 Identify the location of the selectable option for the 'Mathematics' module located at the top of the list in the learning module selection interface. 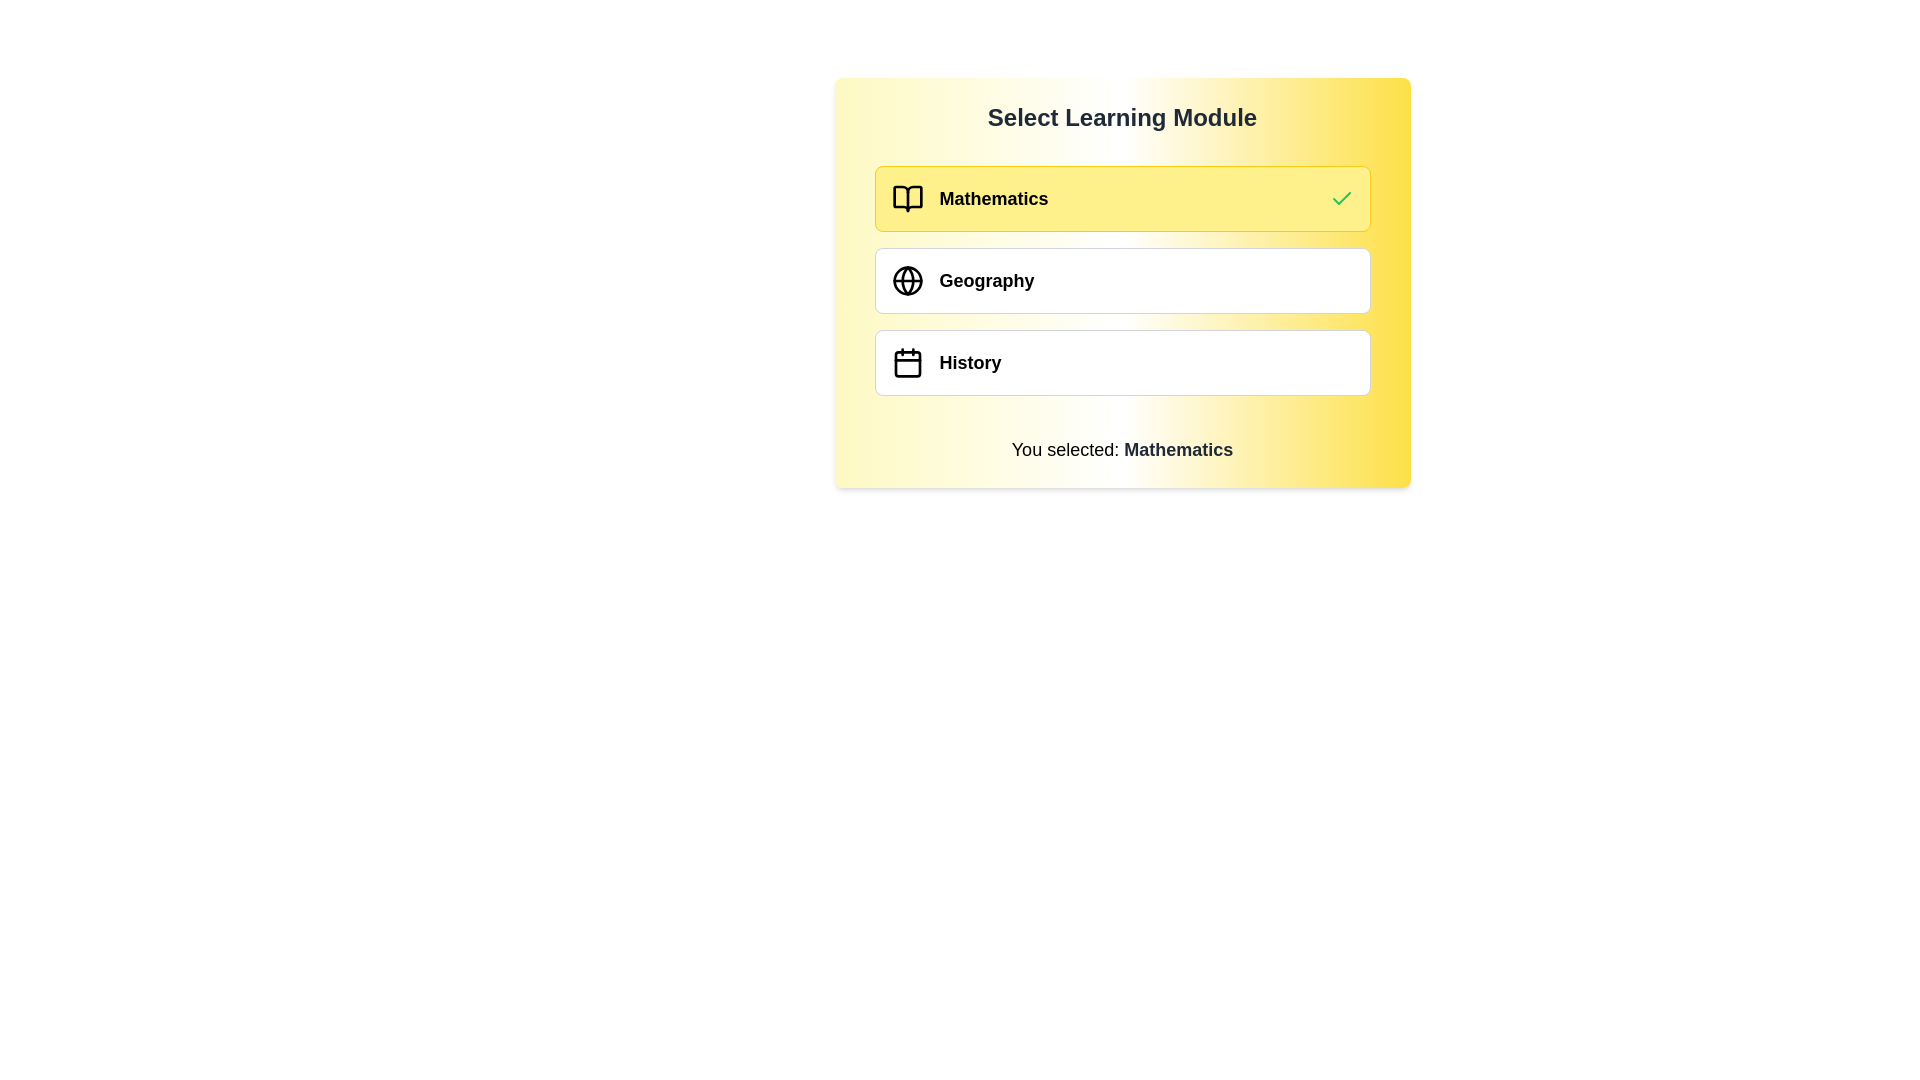
(1122, 199).